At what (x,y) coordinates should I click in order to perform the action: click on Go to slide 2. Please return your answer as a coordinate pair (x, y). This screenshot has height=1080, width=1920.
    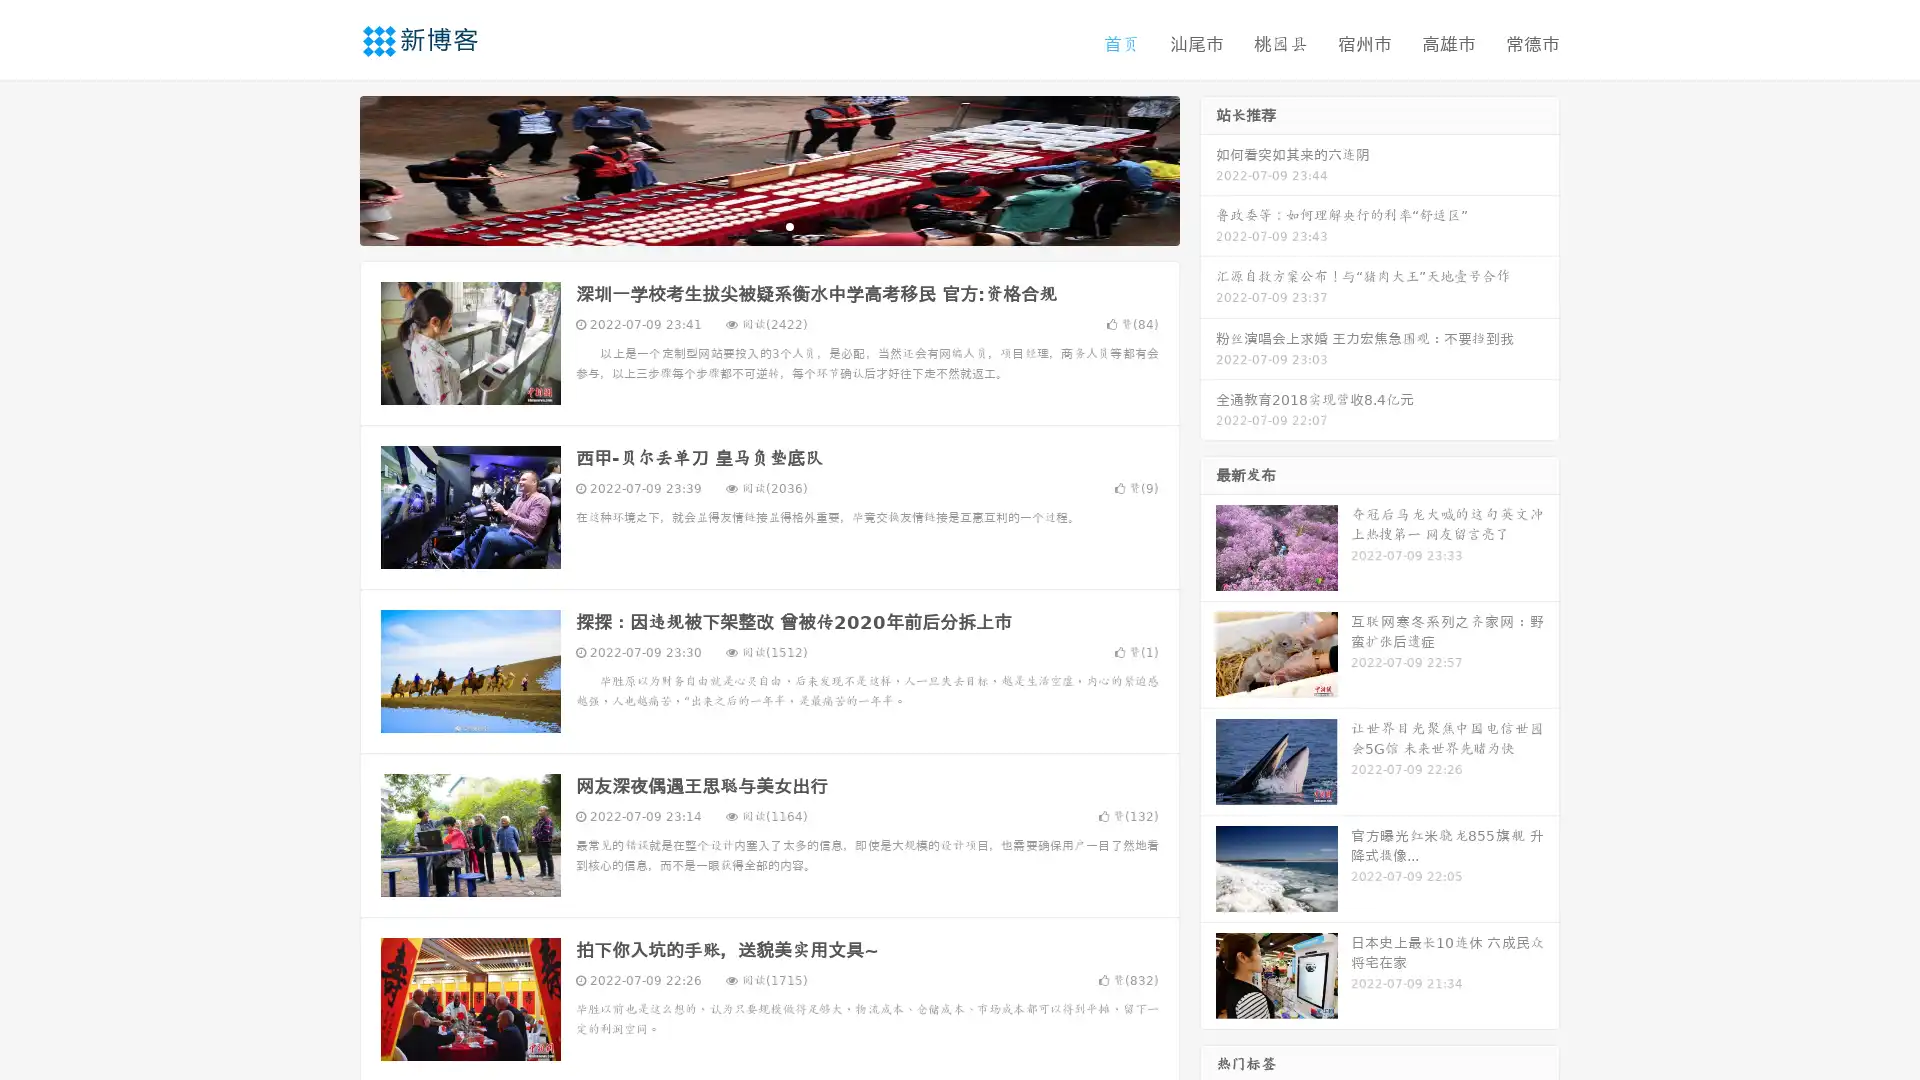
    Looking at the image, I should click on (768, 225).